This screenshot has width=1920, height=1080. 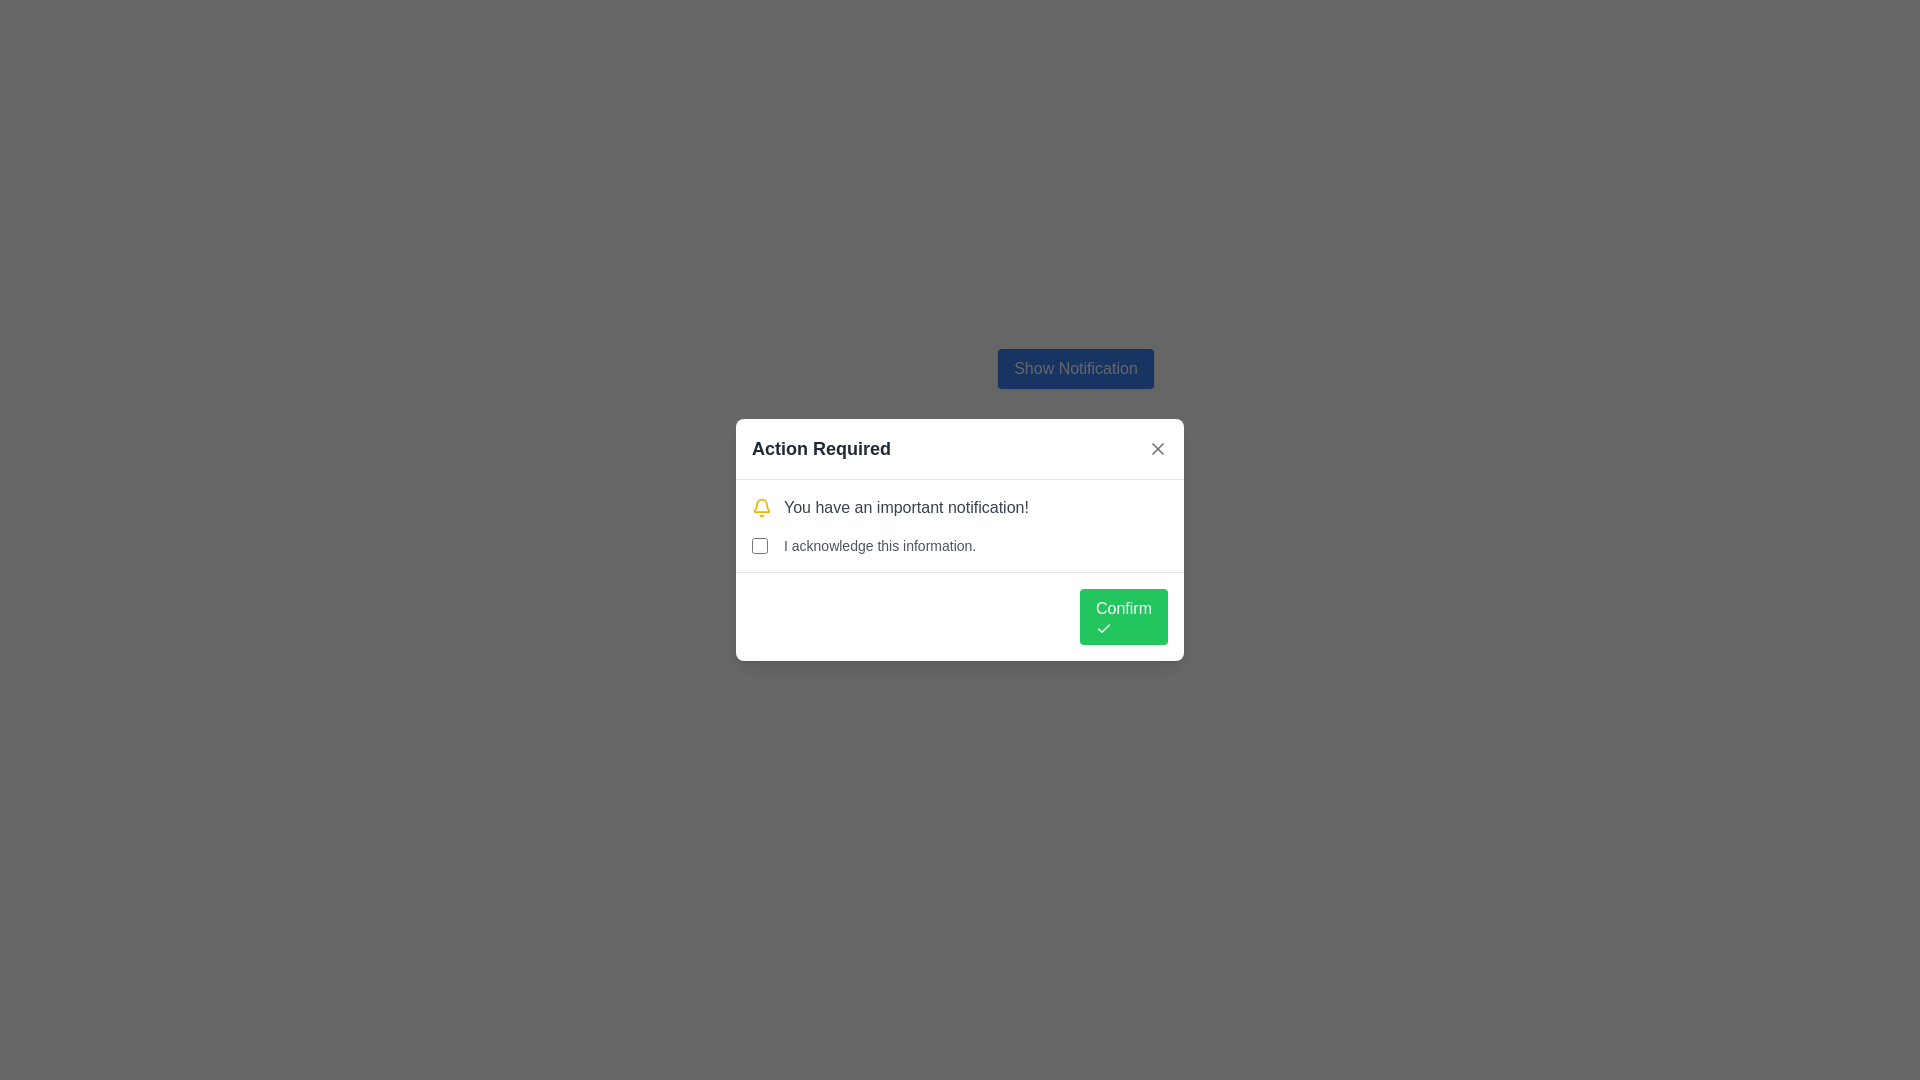 What do you see at coordinates (1157, 447) in the screenshot?
I see `the close button located at the top-right corner of the modal window's header section to change its color` at bounding box center [1157, 447].